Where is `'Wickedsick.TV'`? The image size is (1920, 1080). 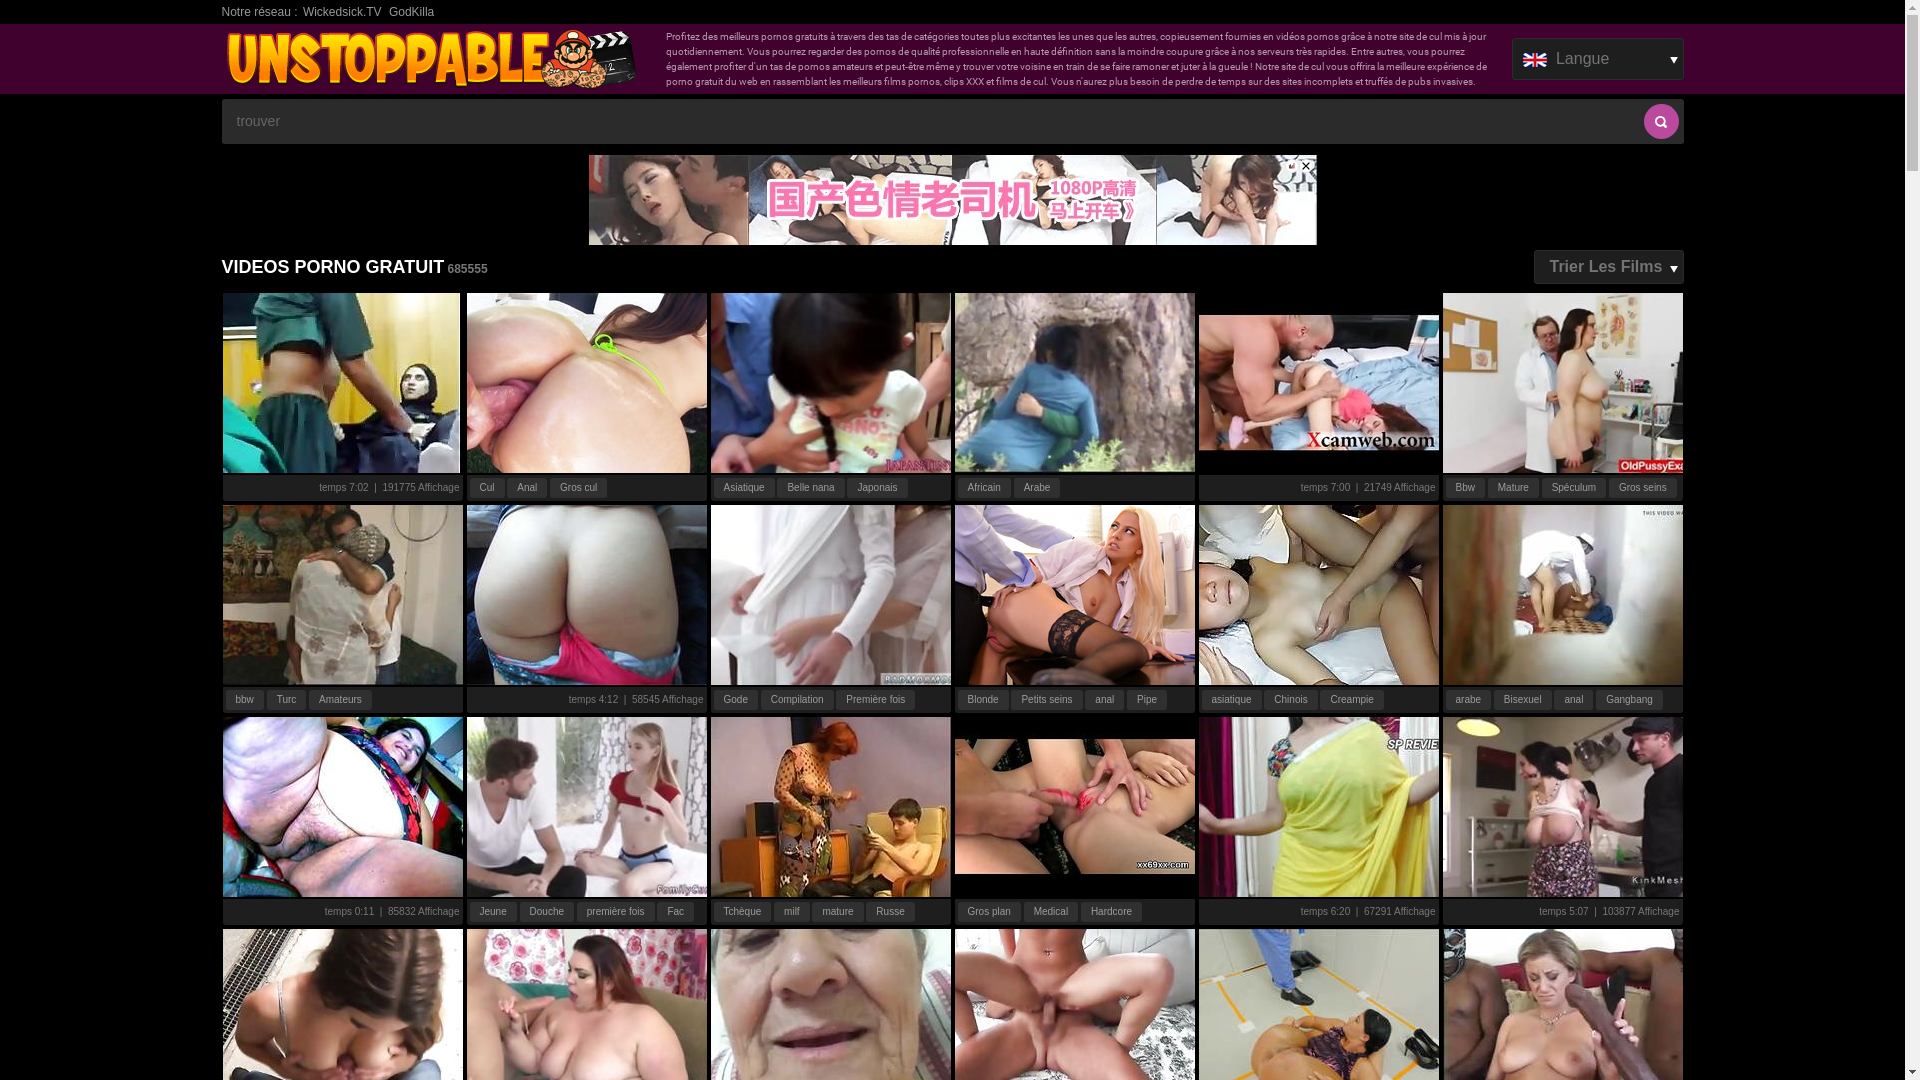
'Wickedsick.TV' is located at coordinates (342, 11).